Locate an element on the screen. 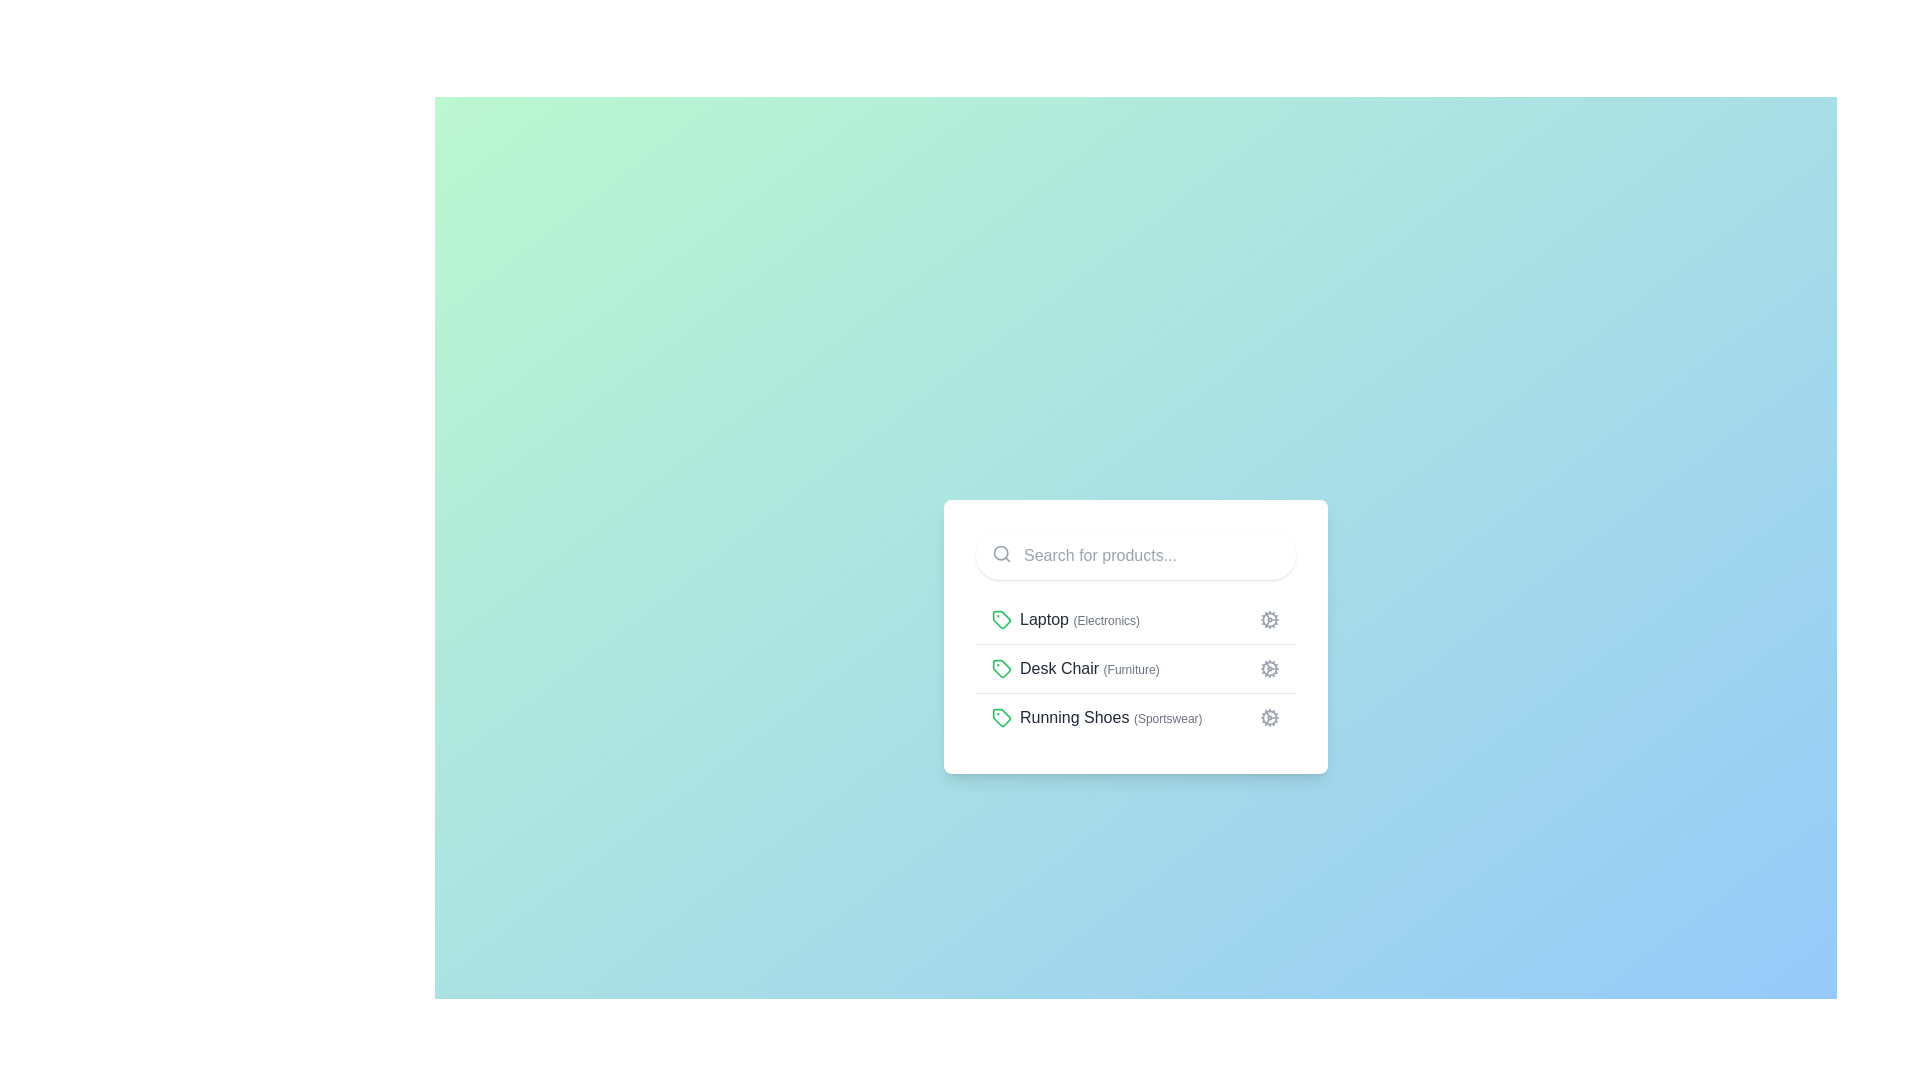 The image size is (1920, 1080). the third list item labeled 'Running Shoes (Sportswear)' for additional options is located at coordinates (1136, 716).